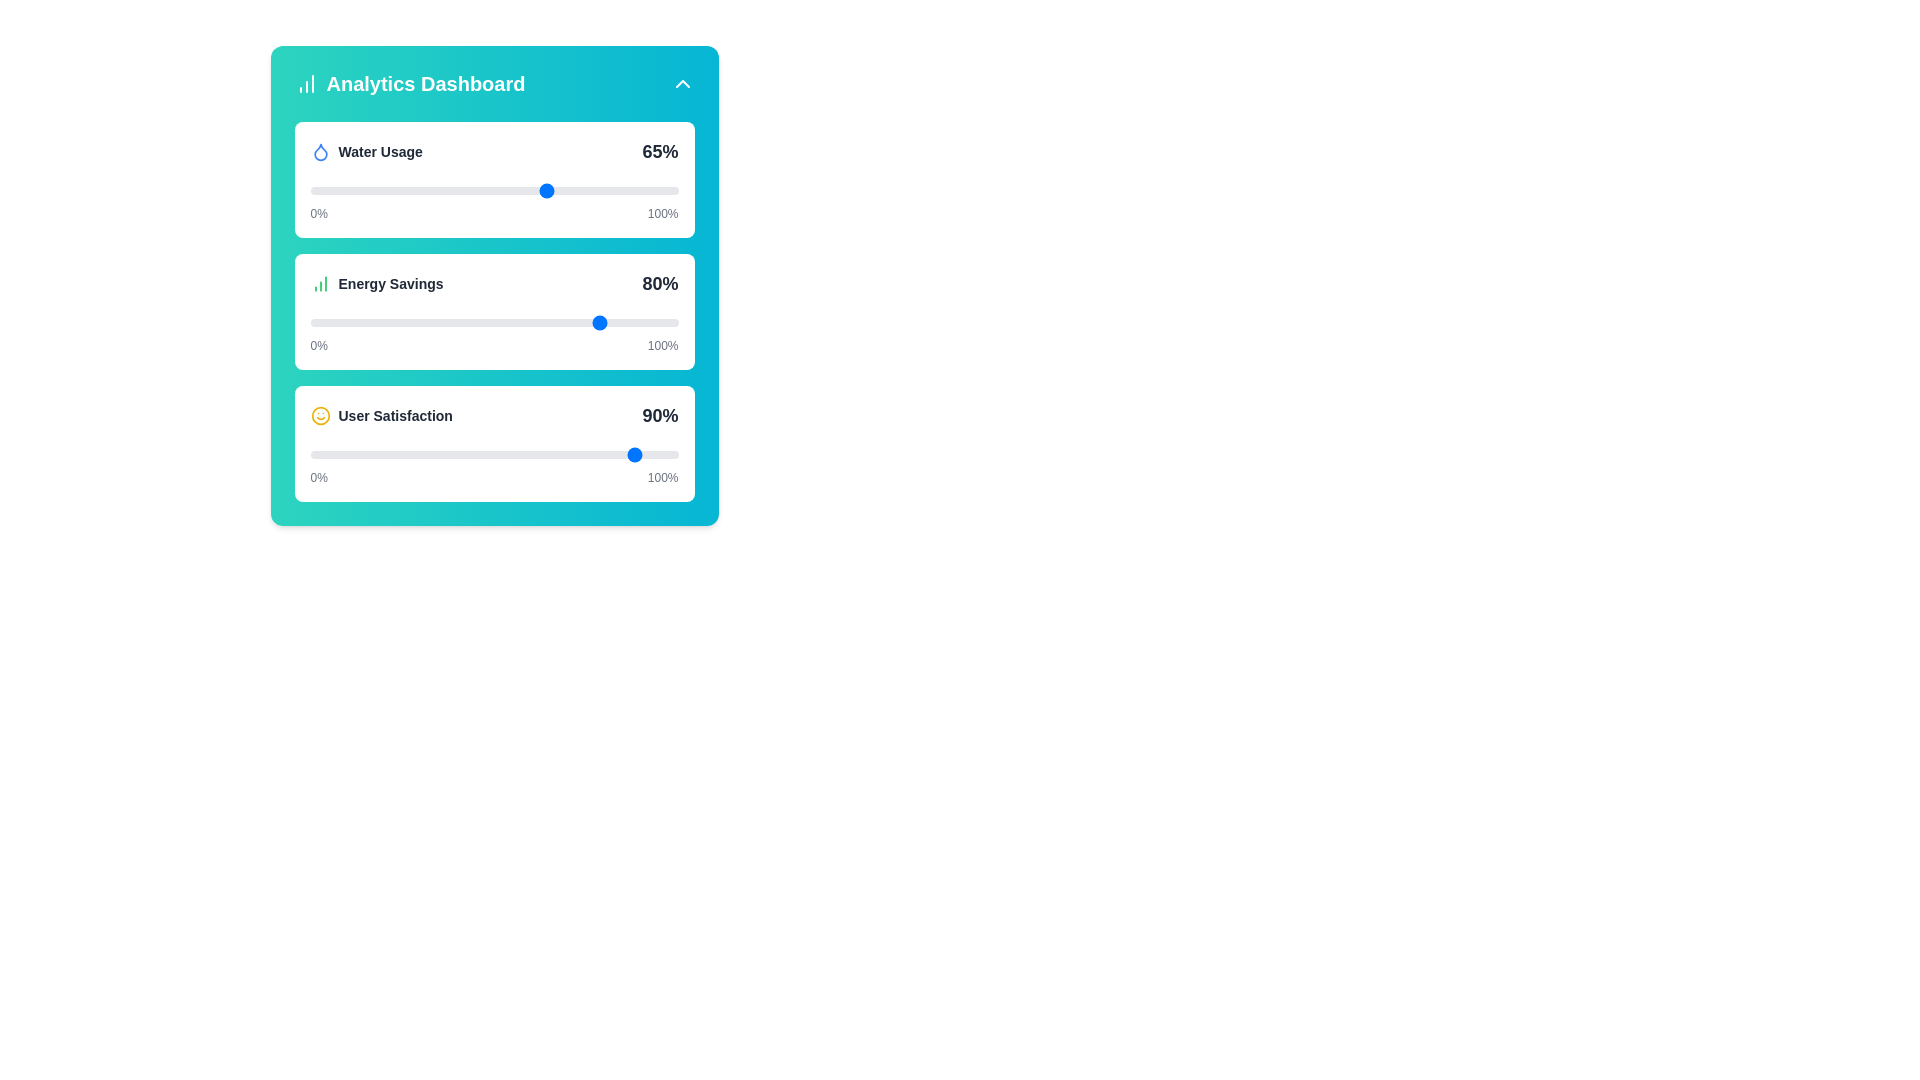 Image resolution: width=1920 pixels, height=1080 pixels. I want to click on the water usage slider, so click(501, 191).